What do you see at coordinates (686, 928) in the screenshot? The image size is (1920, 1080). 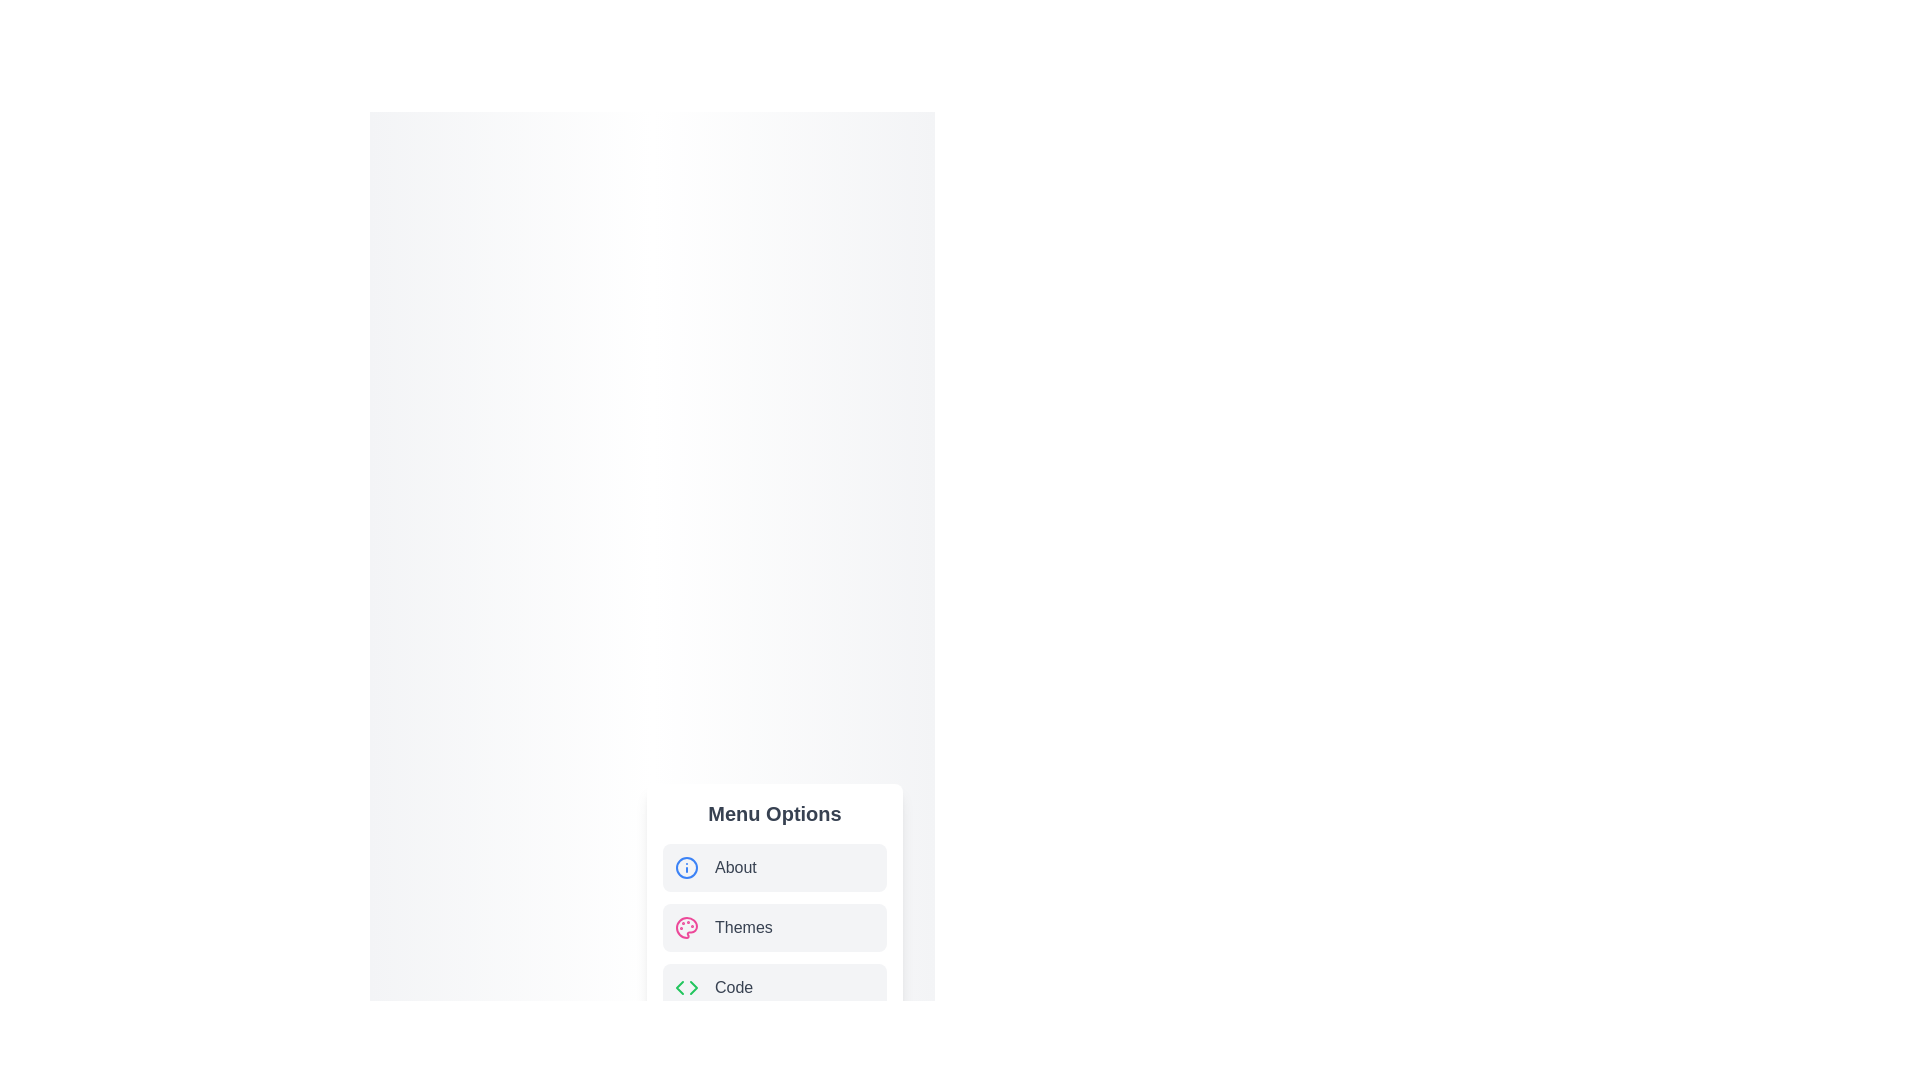 I see `the central filled area of the pink palette icon with smaller circular paint dabs, located in the top-right of the component list with options labeled 'About,' 'Themes,' and 'Code.'` at bounding box center [686, 928].